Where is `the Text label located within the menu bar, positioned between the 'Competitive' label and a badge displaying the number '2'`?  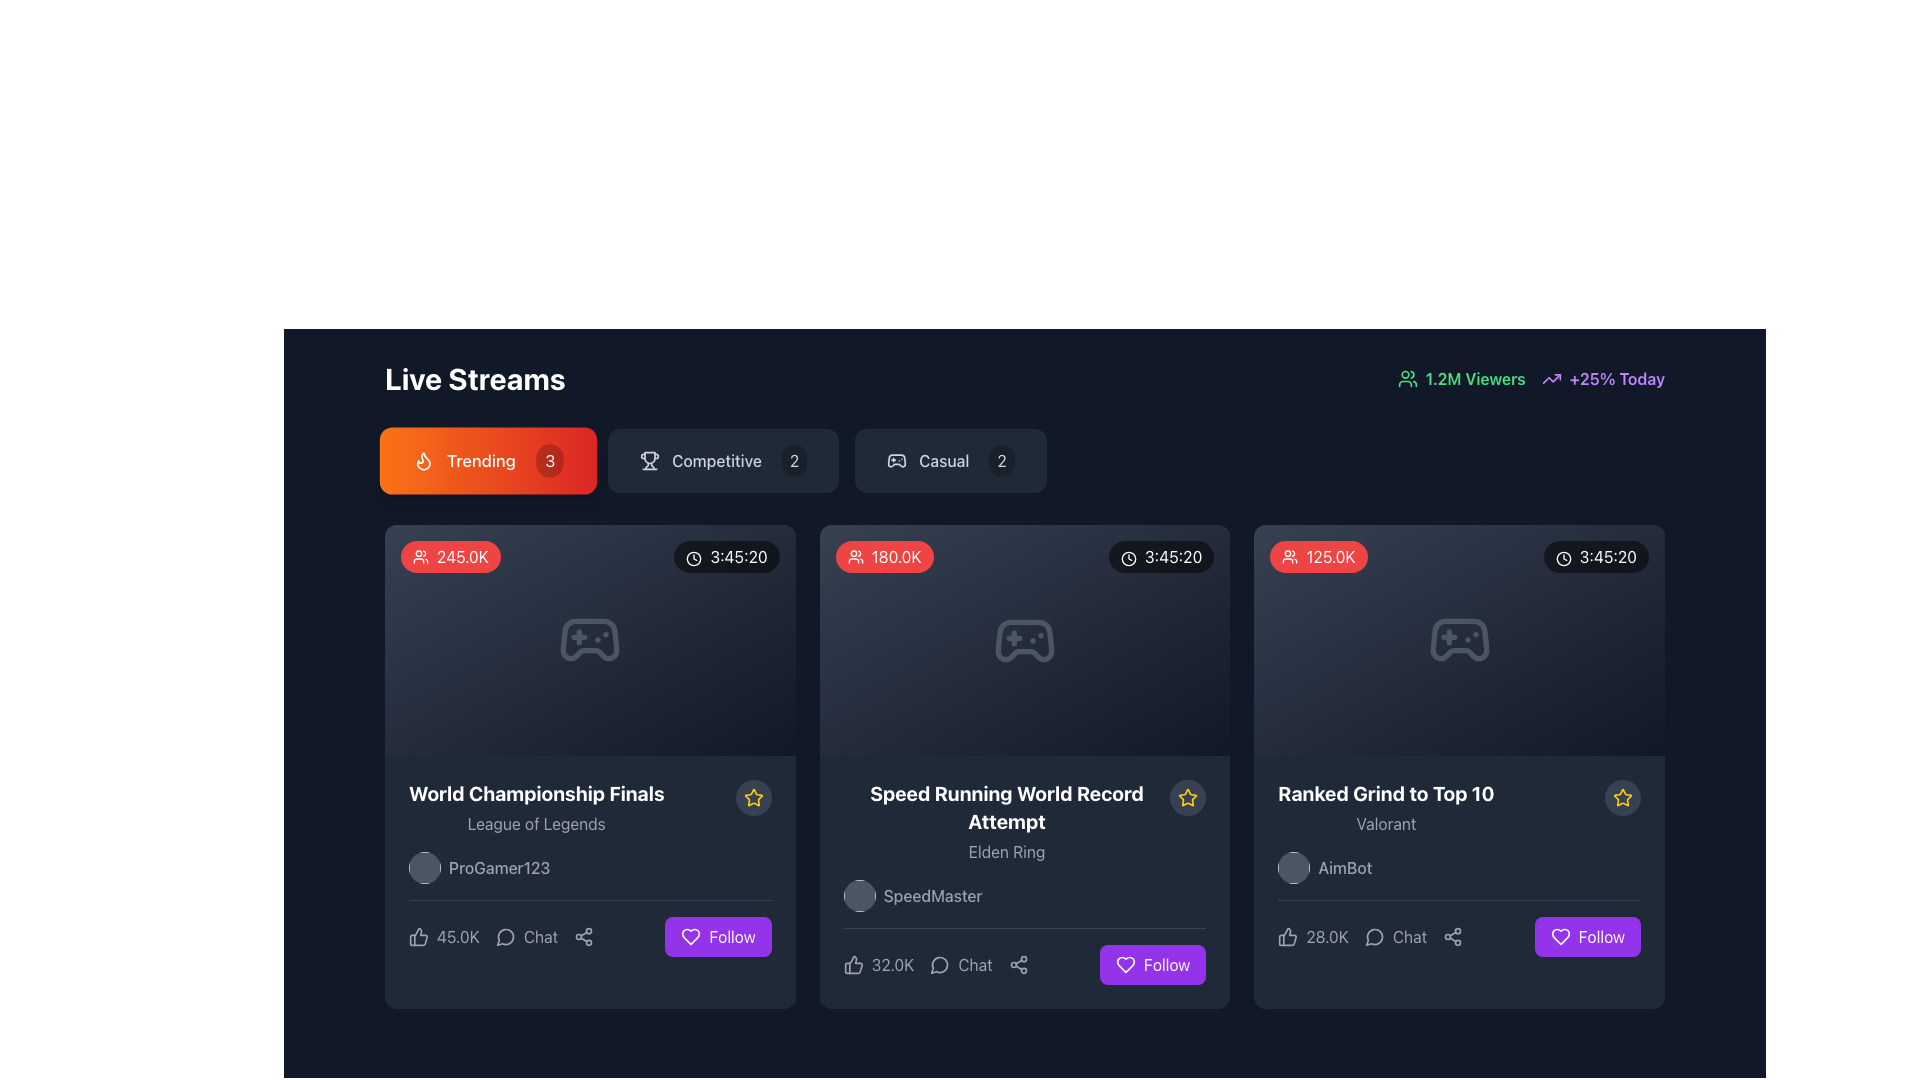
the Text label located within the menu bar, positioned between the 'Competitive' label and a badge displaying the number '2' is located at coordinates (943, 461).